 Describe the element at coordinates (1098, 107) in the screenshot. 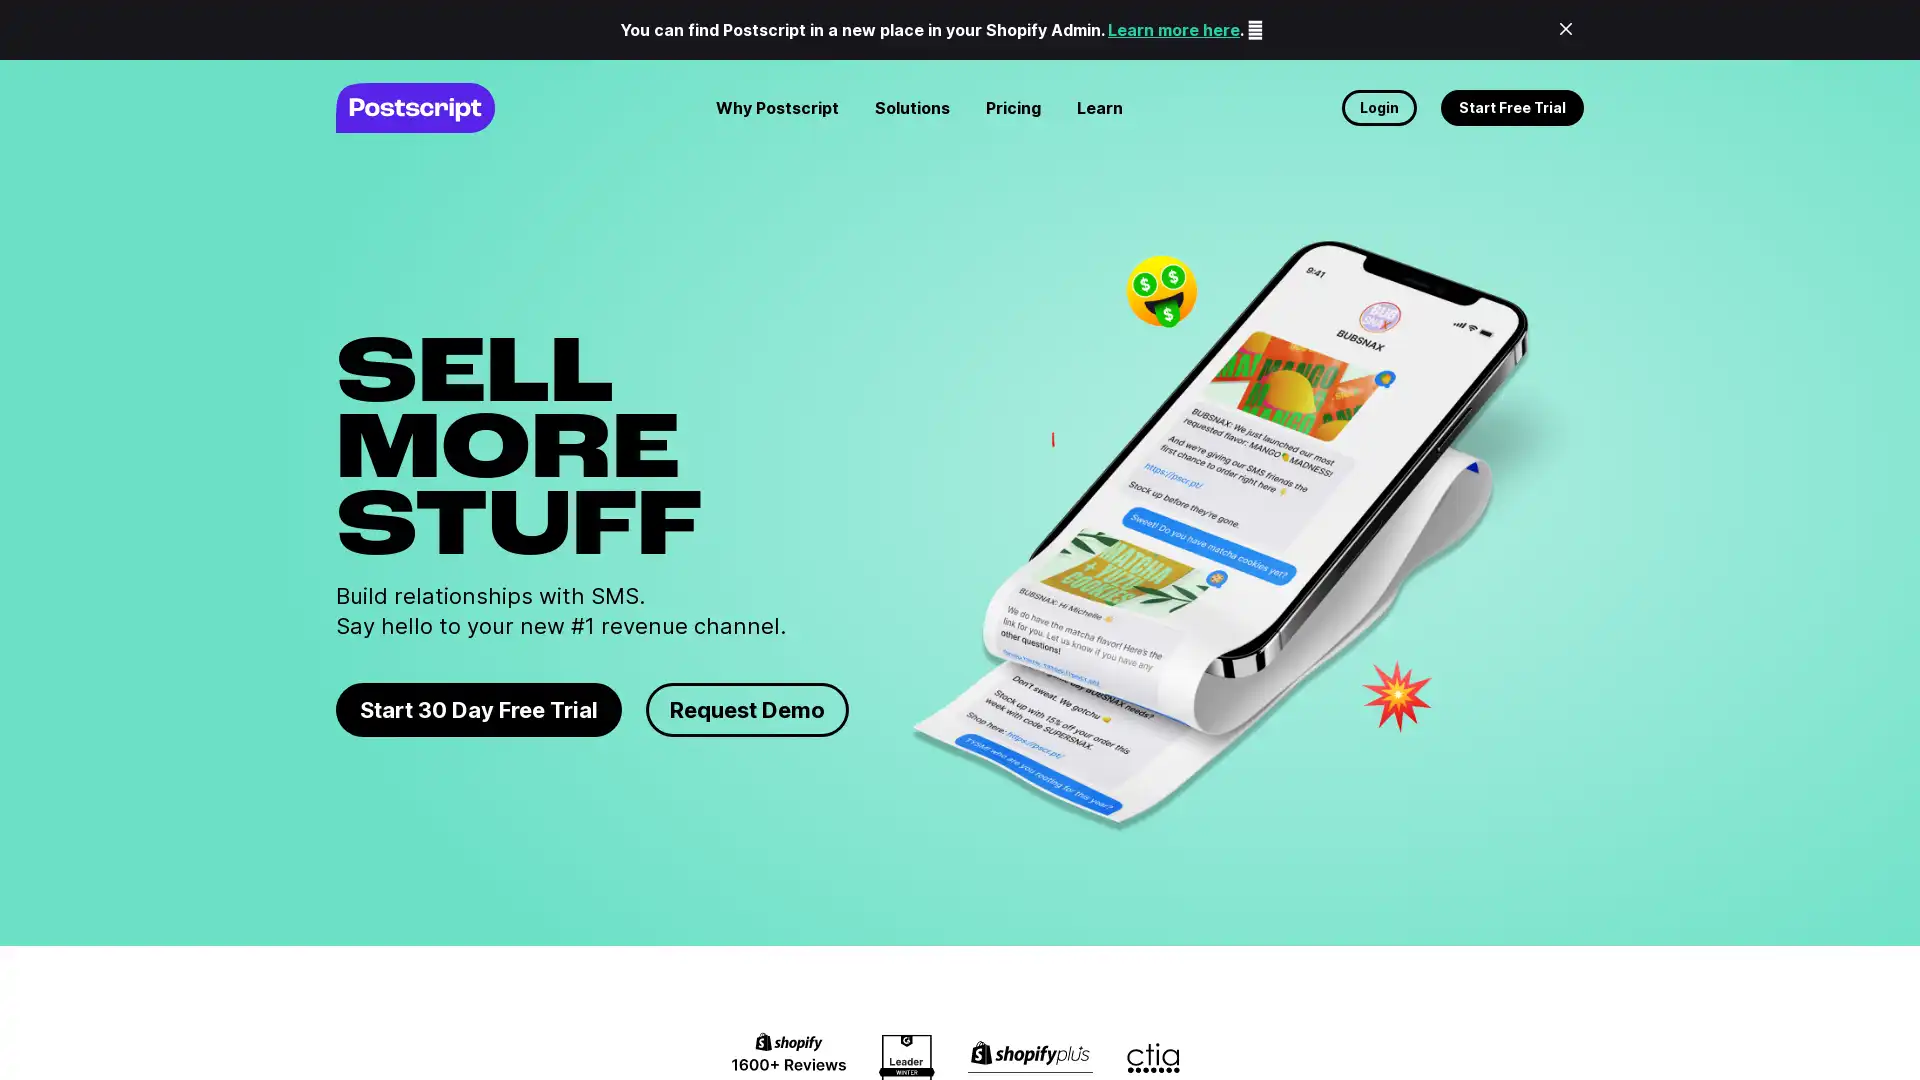

I see `Learn` at that location.